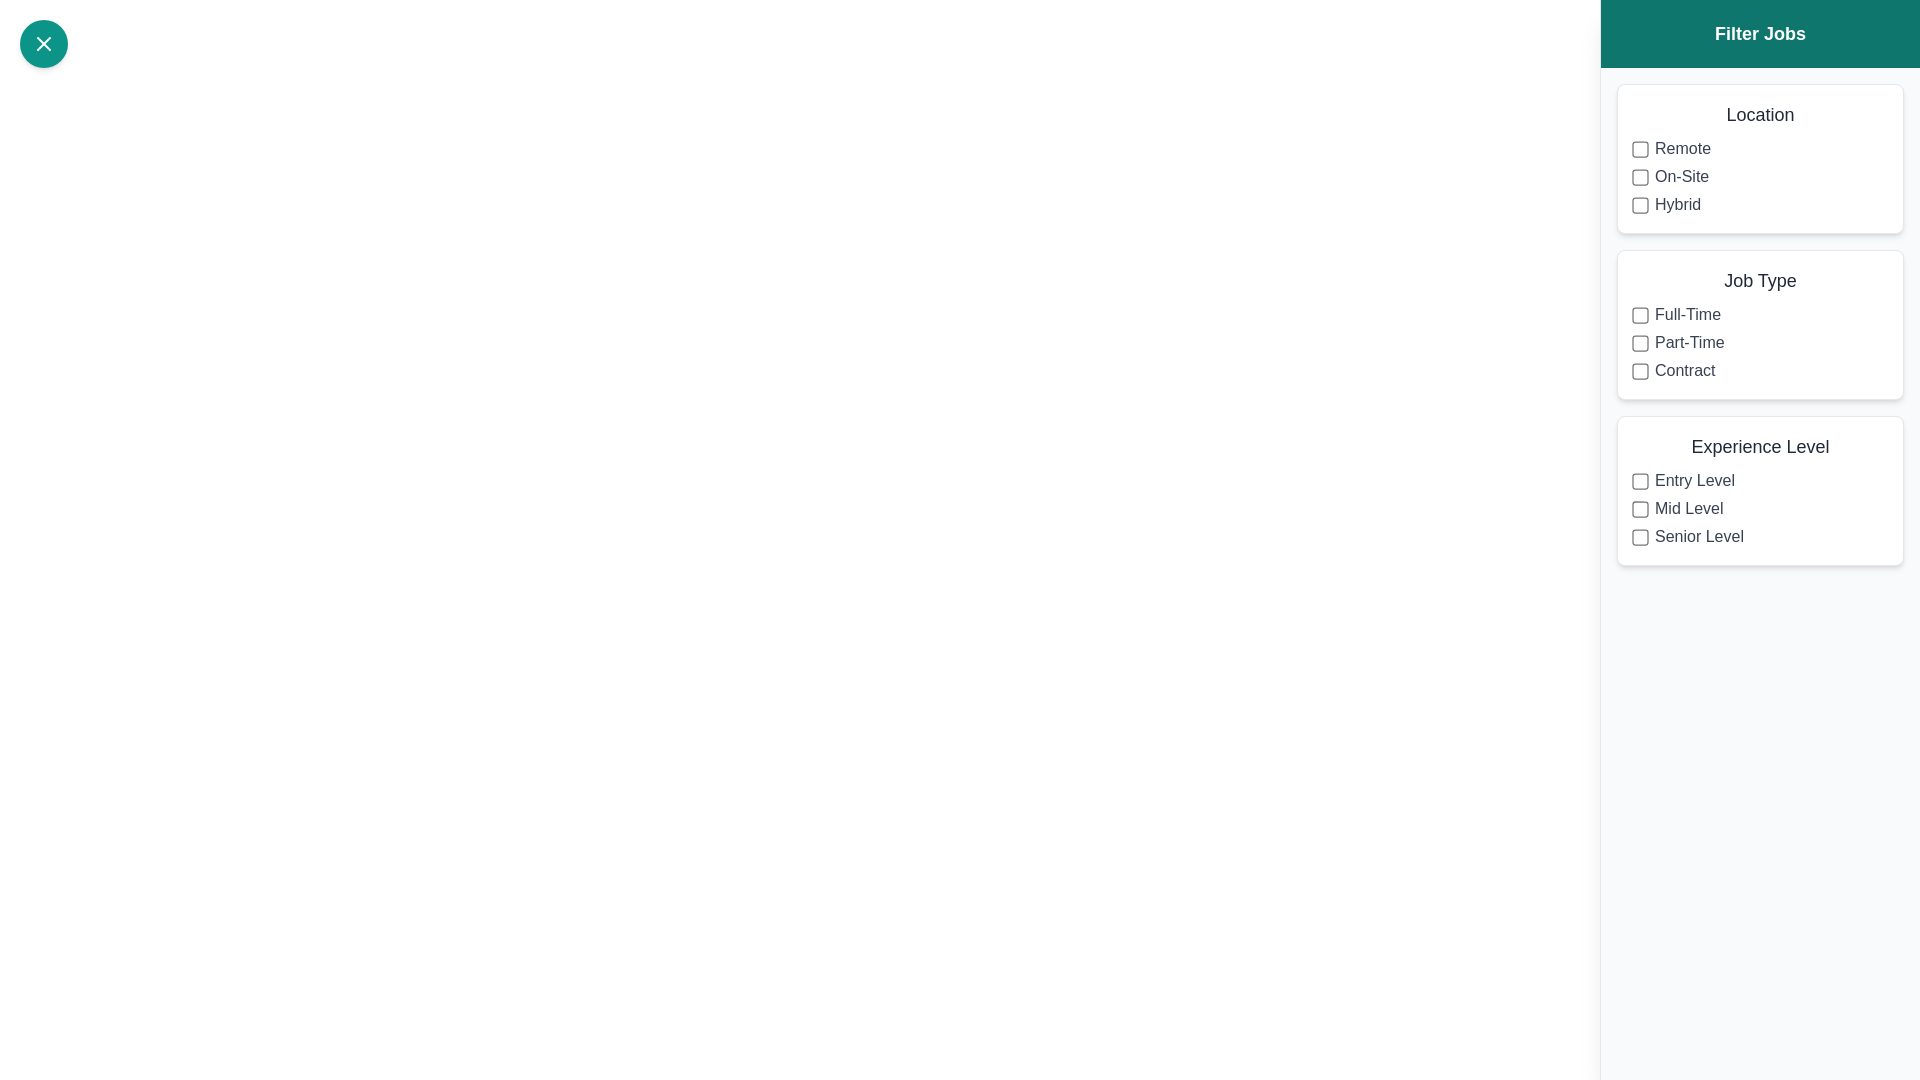 The height and width of the screenshot is (1080, 1920). I want to click on the filter option On-Site, so click(1640, 176).